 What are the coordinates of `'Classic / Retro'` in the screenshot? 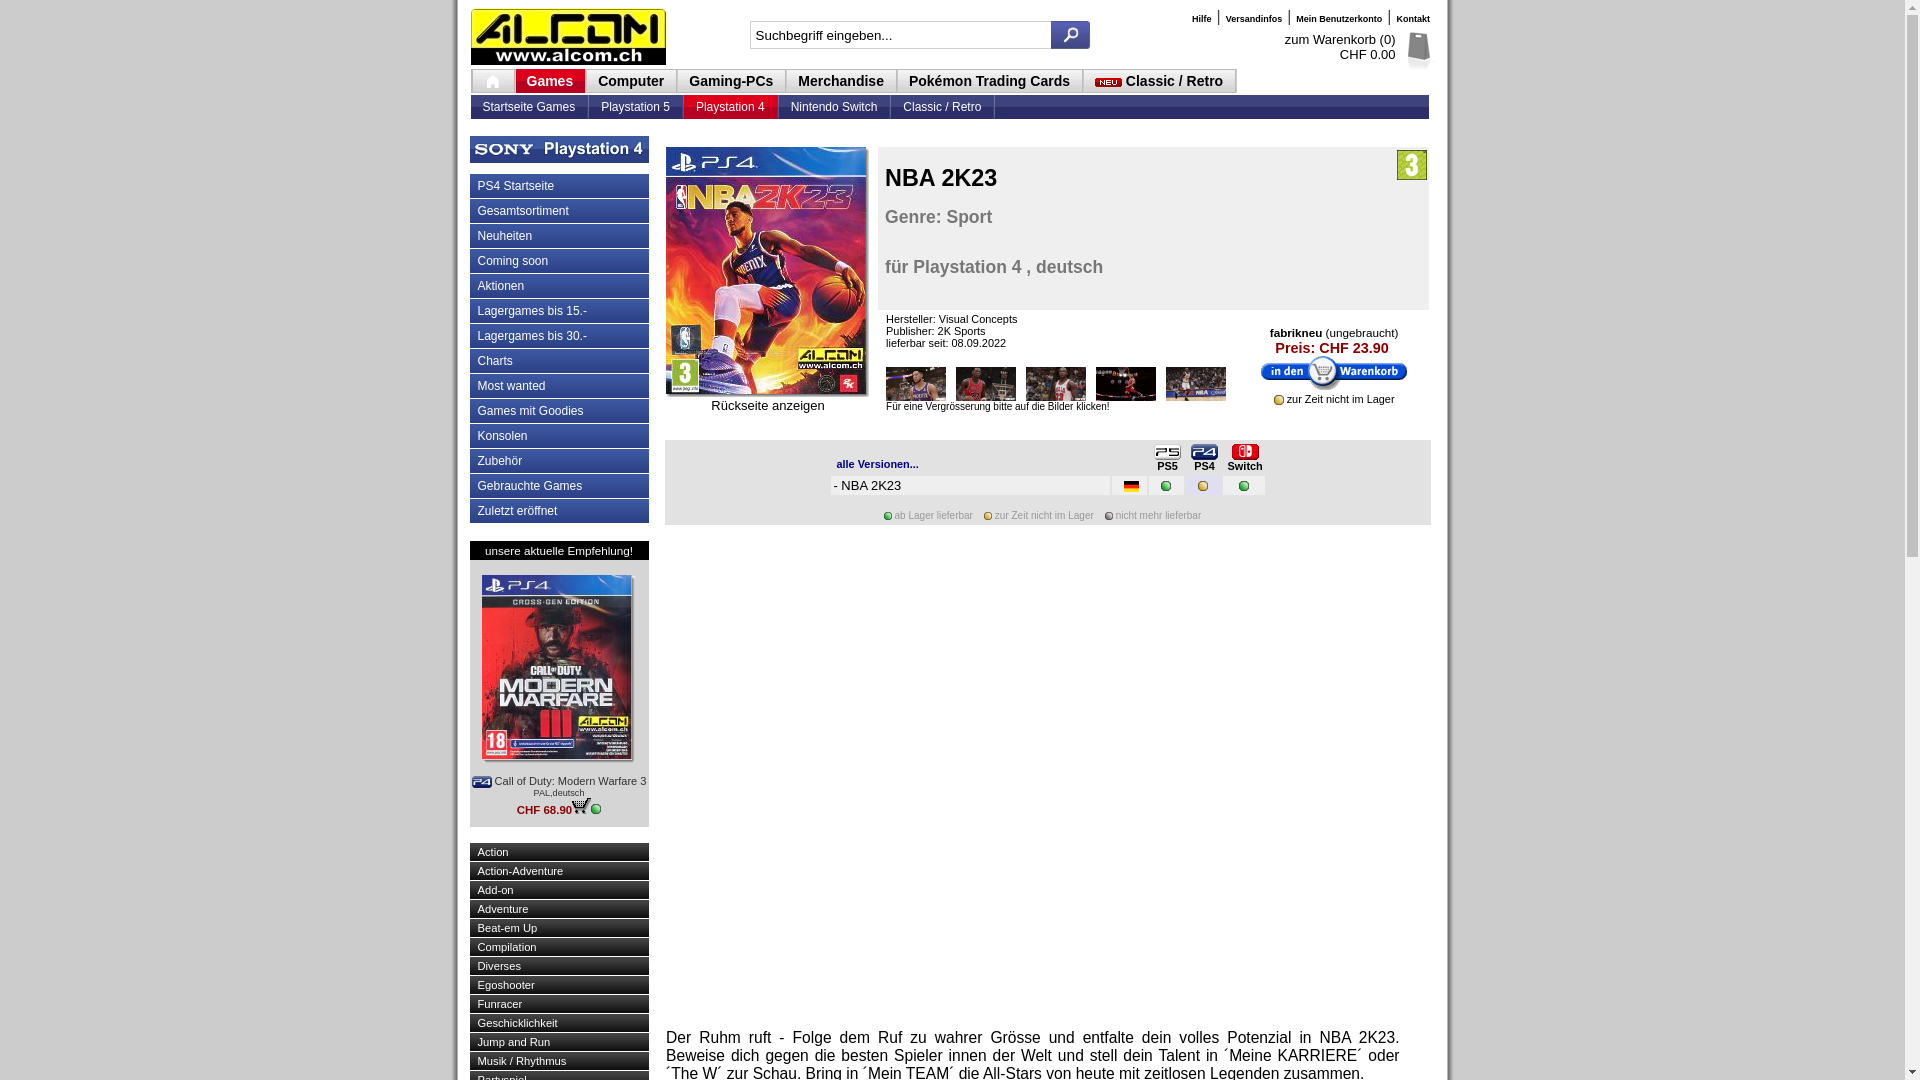 It's located at (940, 107).